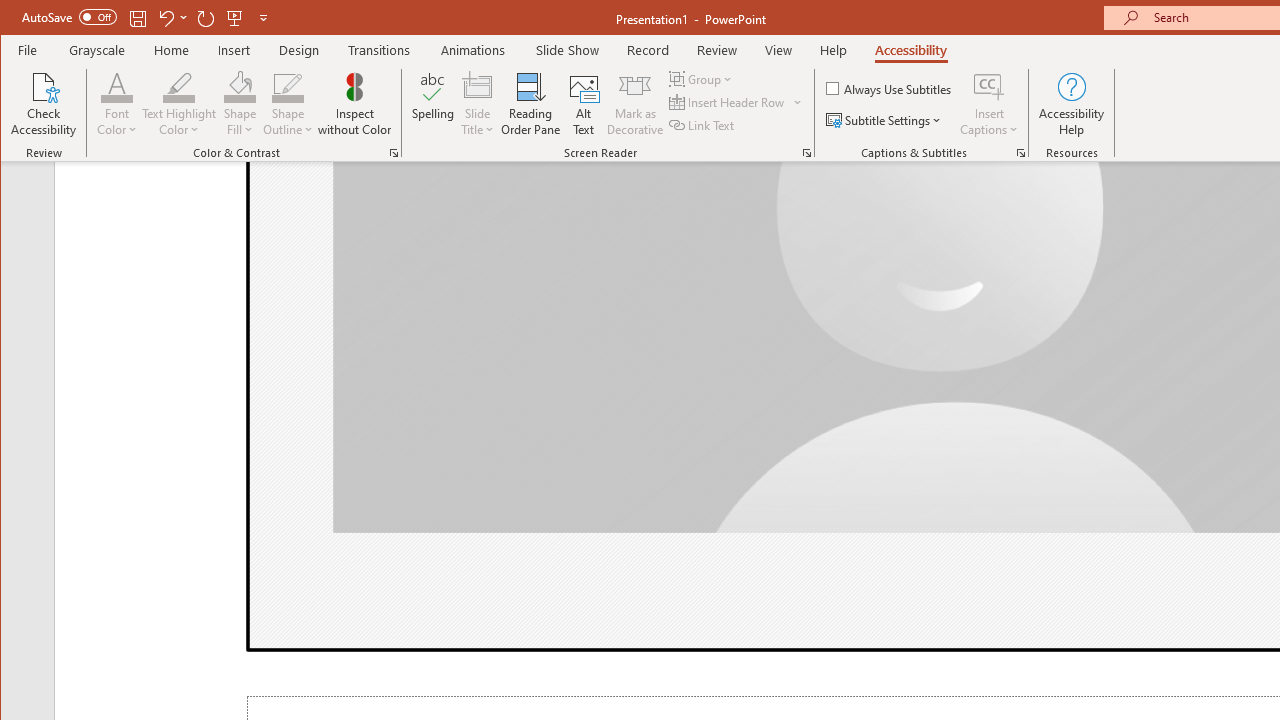  I want to click on 'Insert Header Row', so click(735, 102).